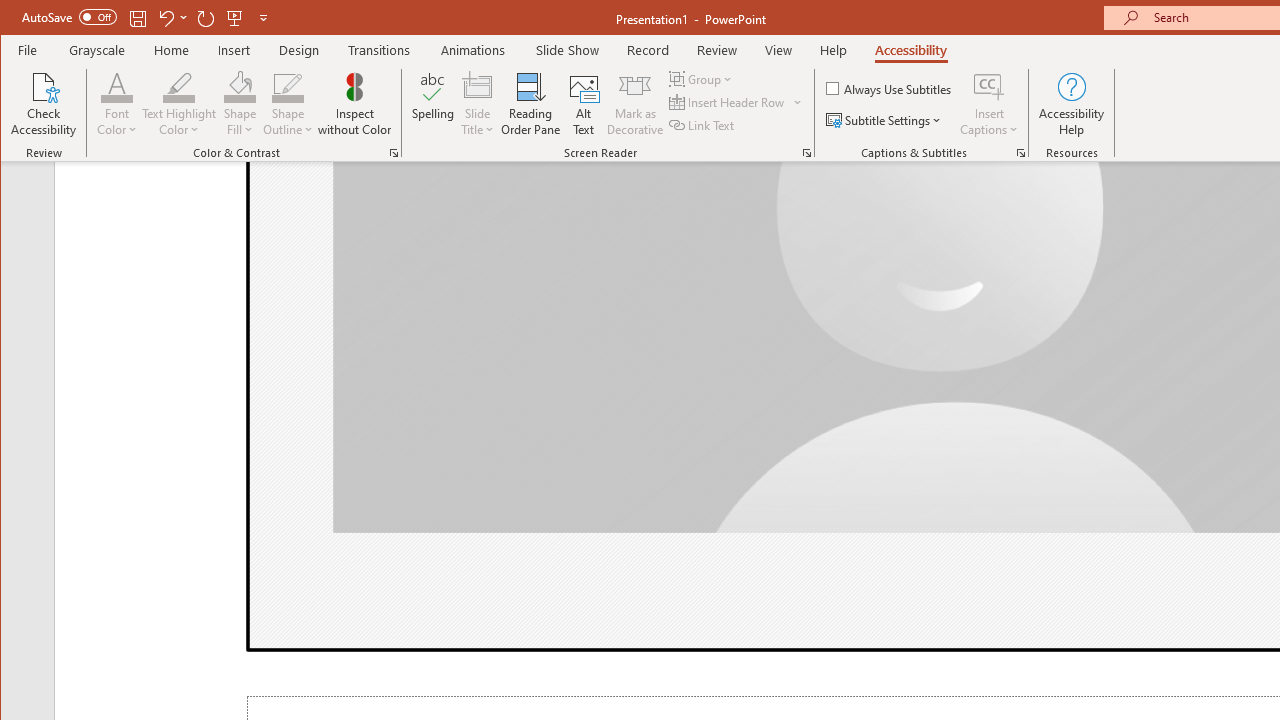  I want to click on 'Insert Header Row', so click(735, 102).